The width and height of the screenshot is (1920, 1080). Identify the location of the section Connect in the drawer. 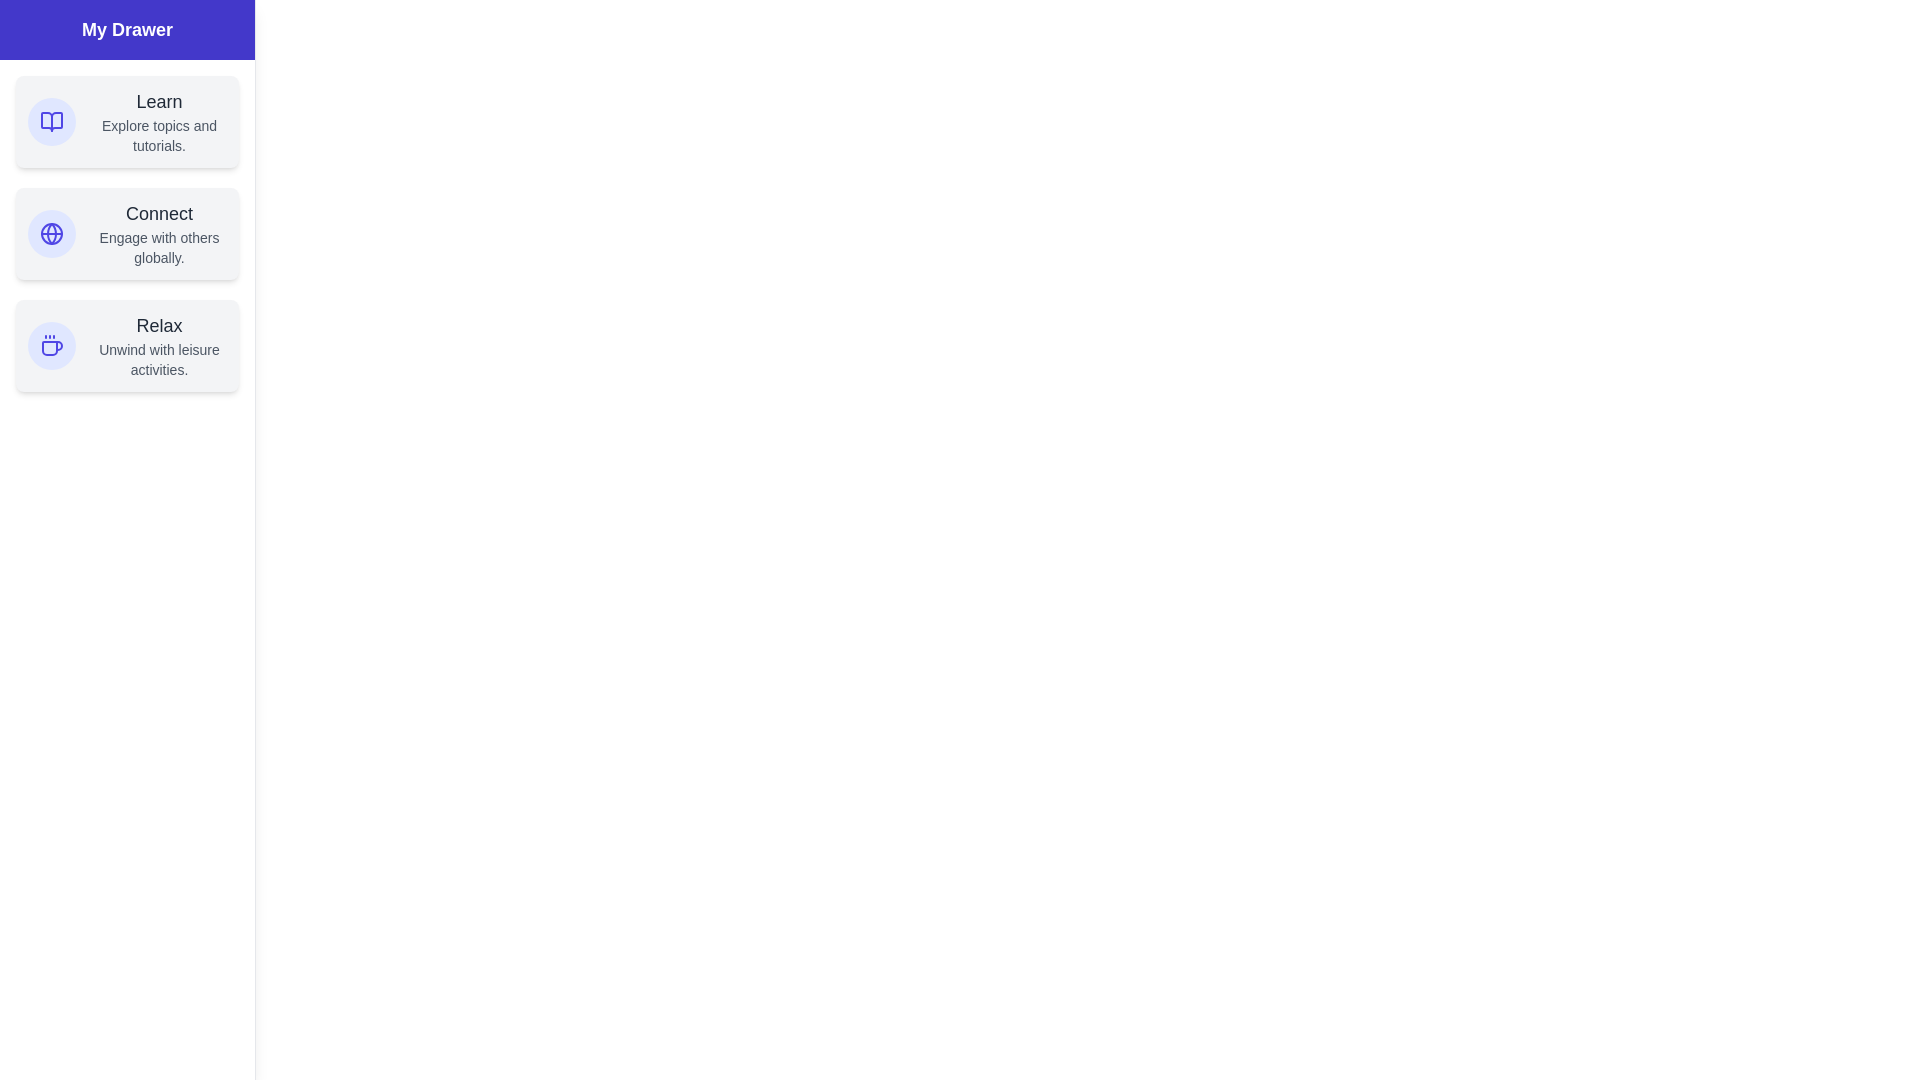
(126, 233).